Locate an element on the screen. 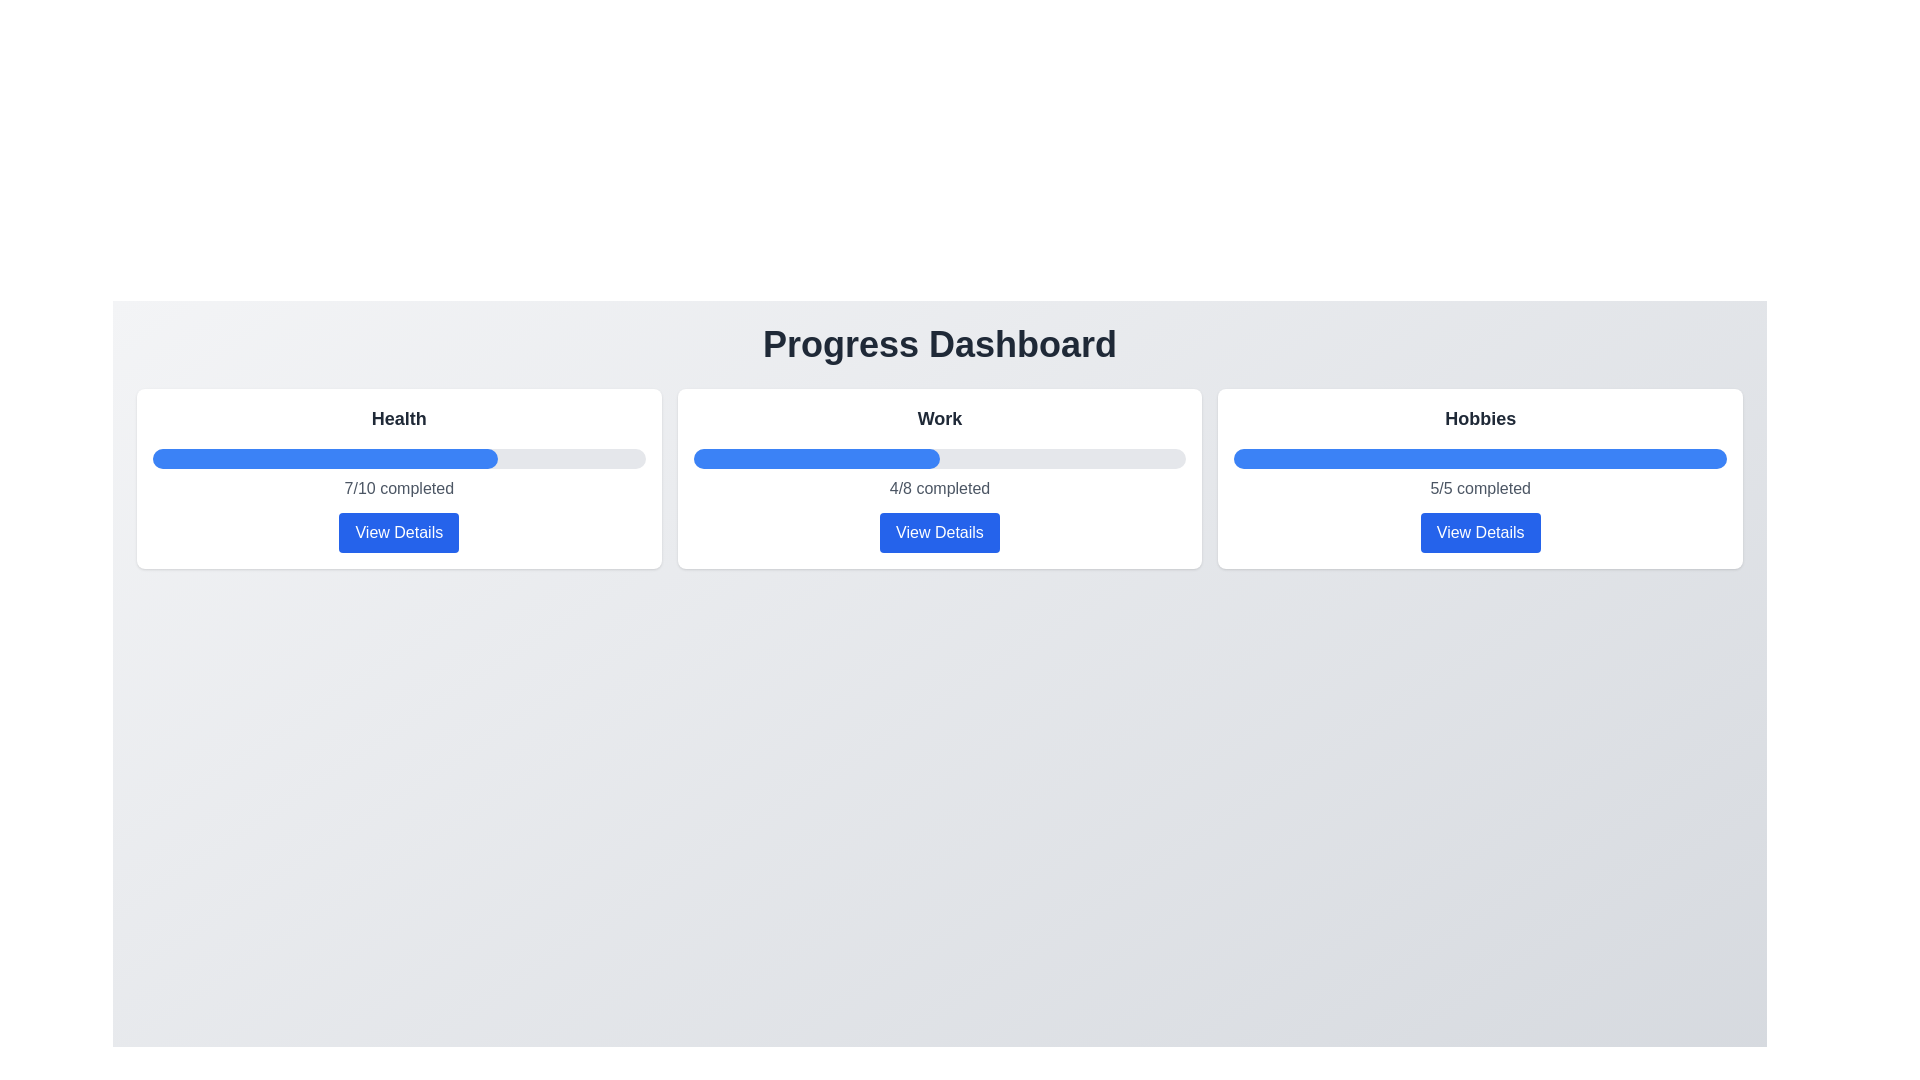 This screenshot has width=1920, height=1080. the text label that displays the progress of completed and total steps, located below the progress bar in the first card of the 'Health' section is located at coordinates (399, 489).